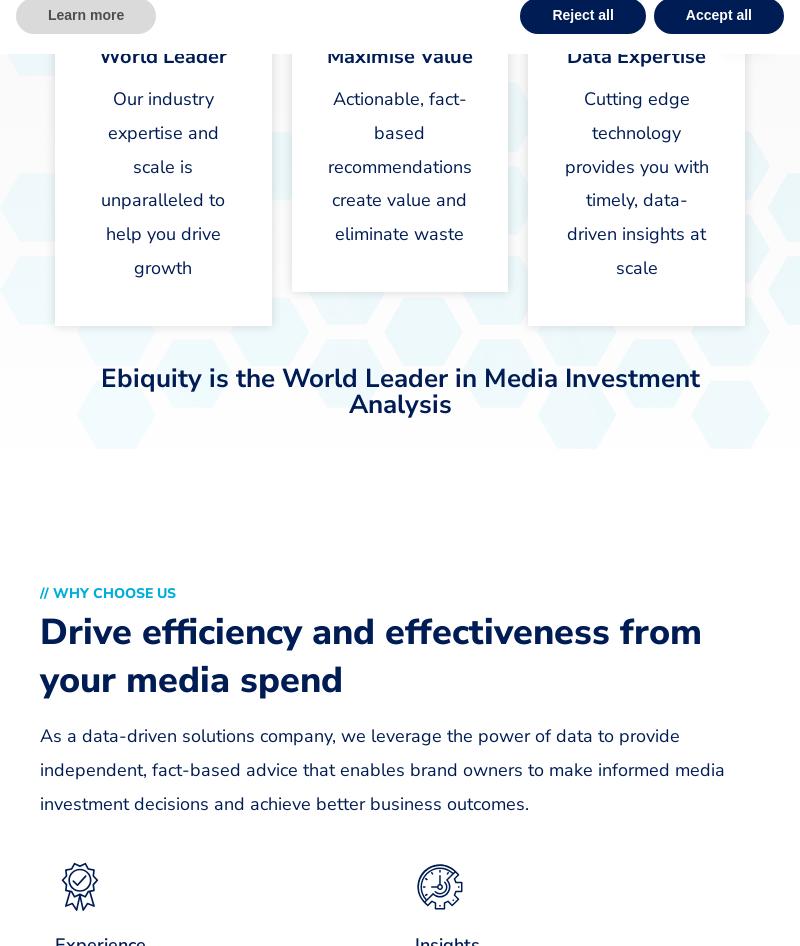 The height and width of the screenshot is (946, 800). I want to click on 'Learn more', so click(86, 15).